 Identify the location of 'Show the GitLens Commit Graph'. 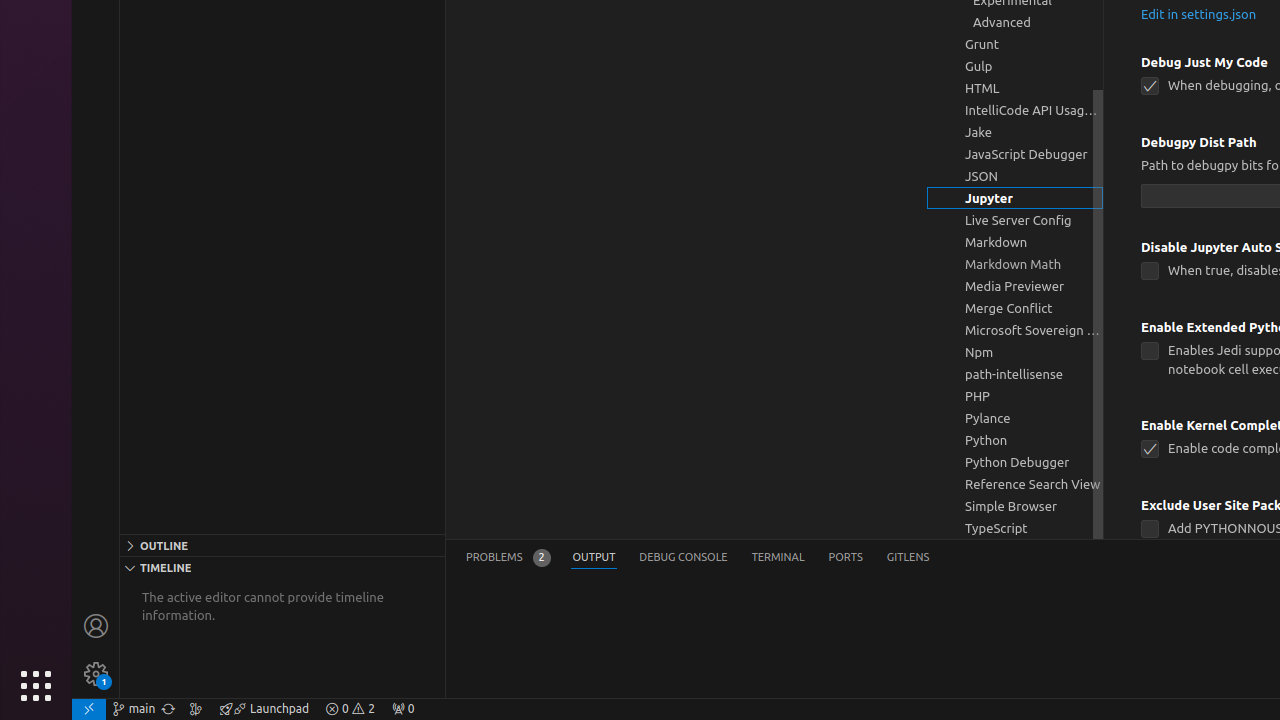
(196, 707).